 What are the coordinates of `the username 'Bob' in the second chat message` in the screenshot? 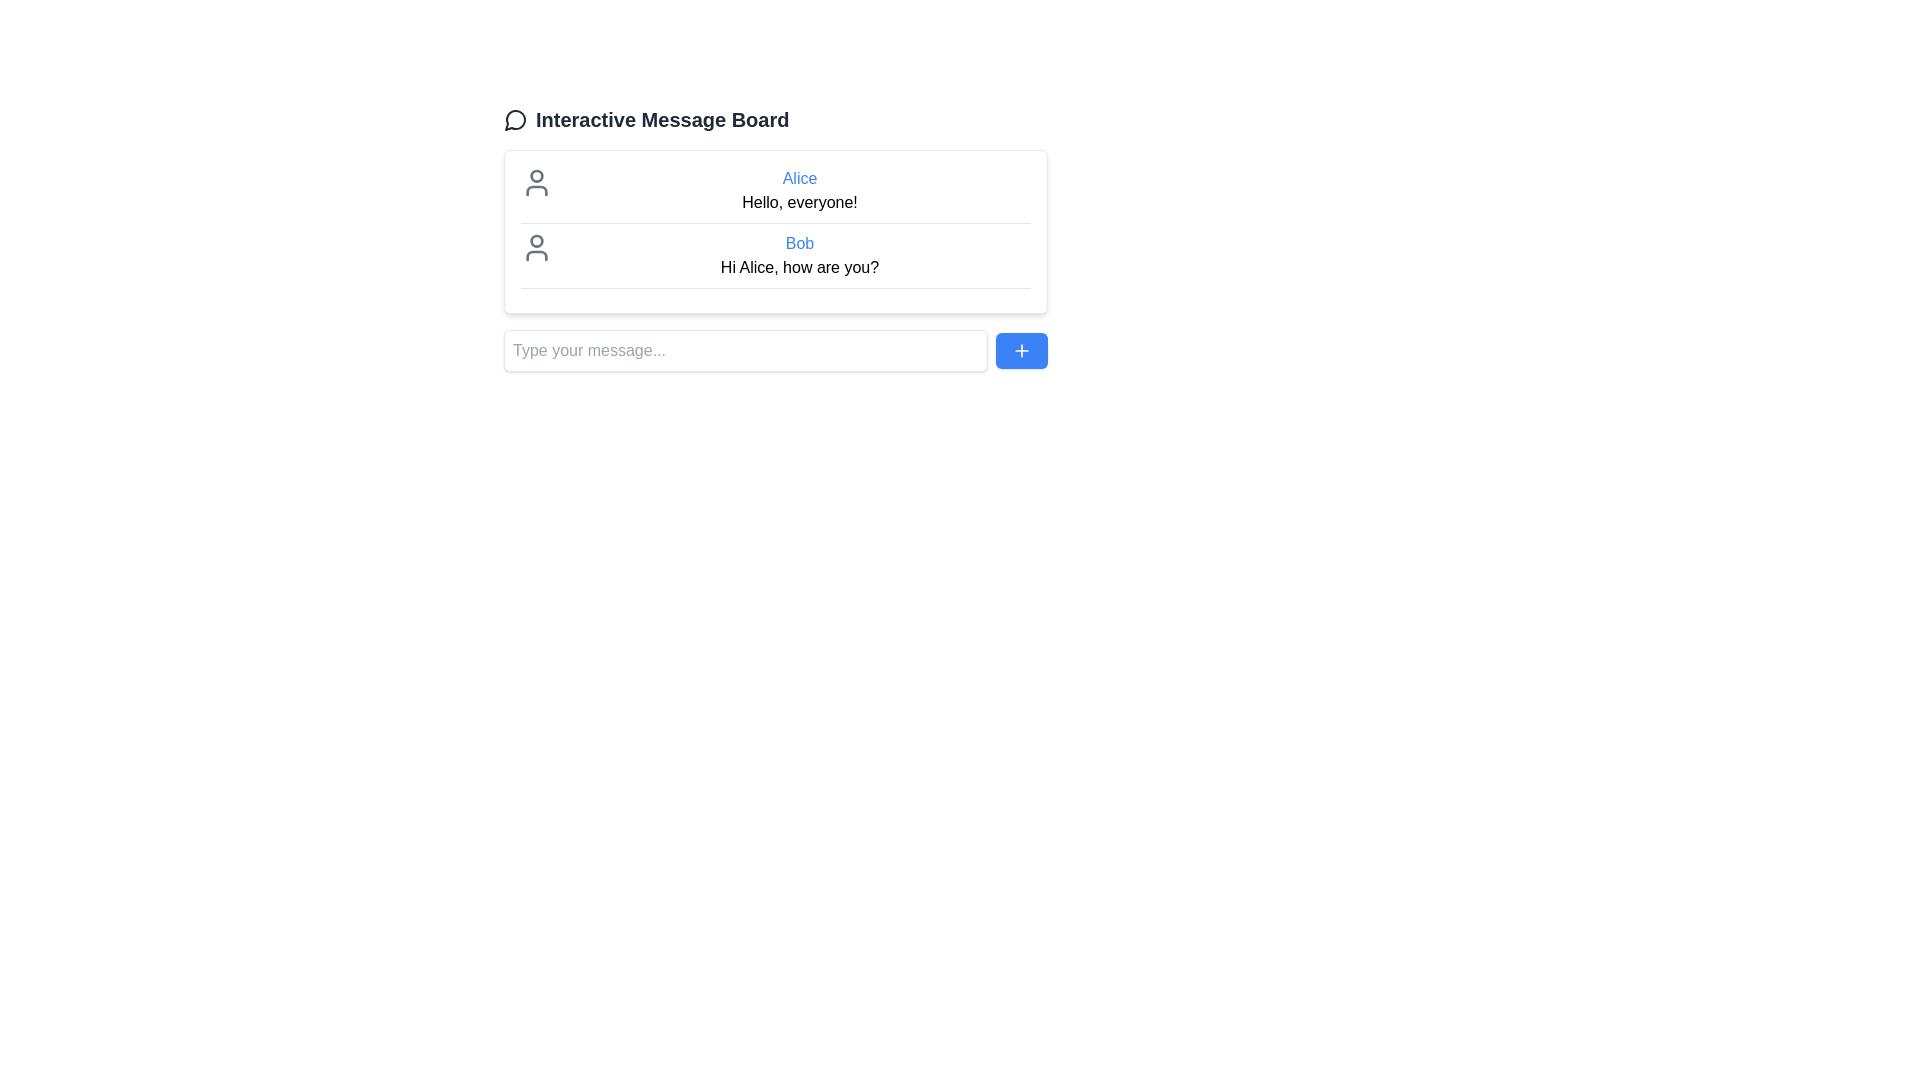 It's located at (800, 254).